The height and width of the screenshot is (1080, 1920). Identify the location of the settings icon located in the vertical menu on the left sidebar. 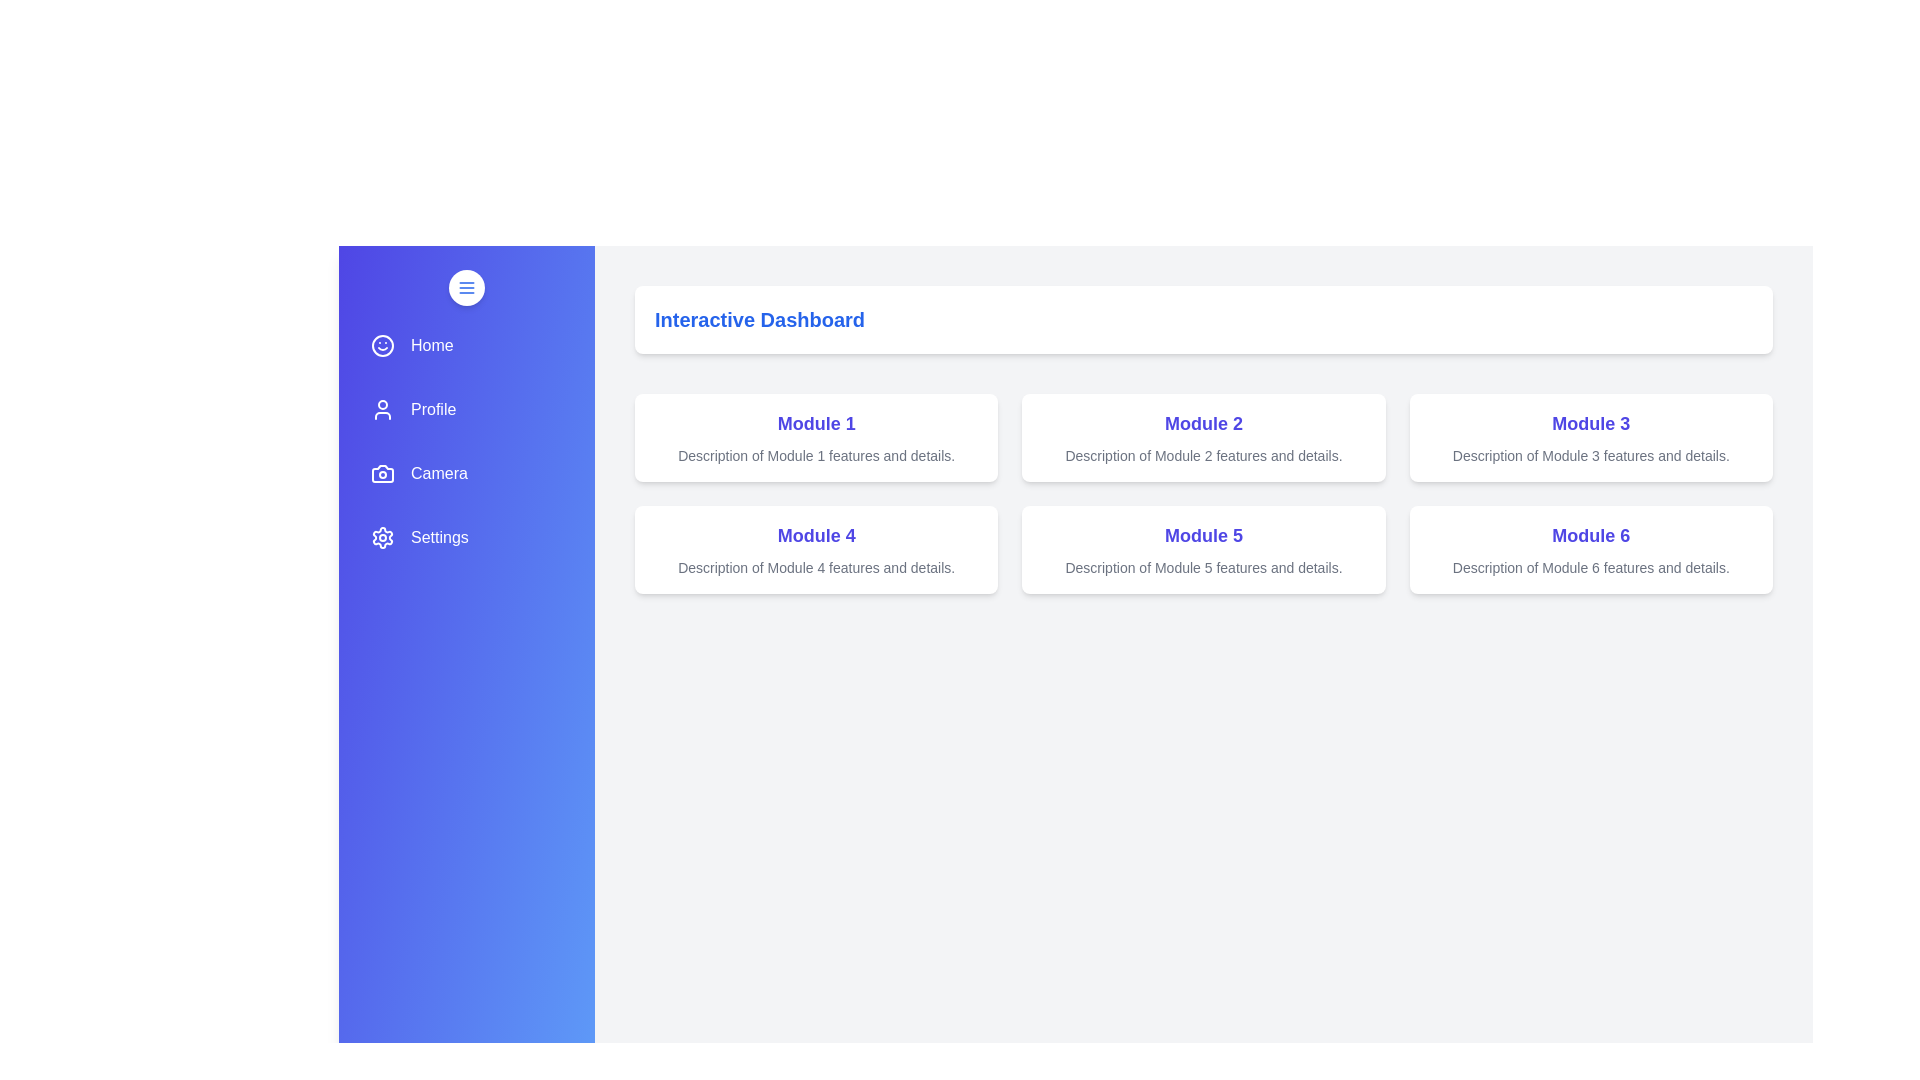
(383, 536).